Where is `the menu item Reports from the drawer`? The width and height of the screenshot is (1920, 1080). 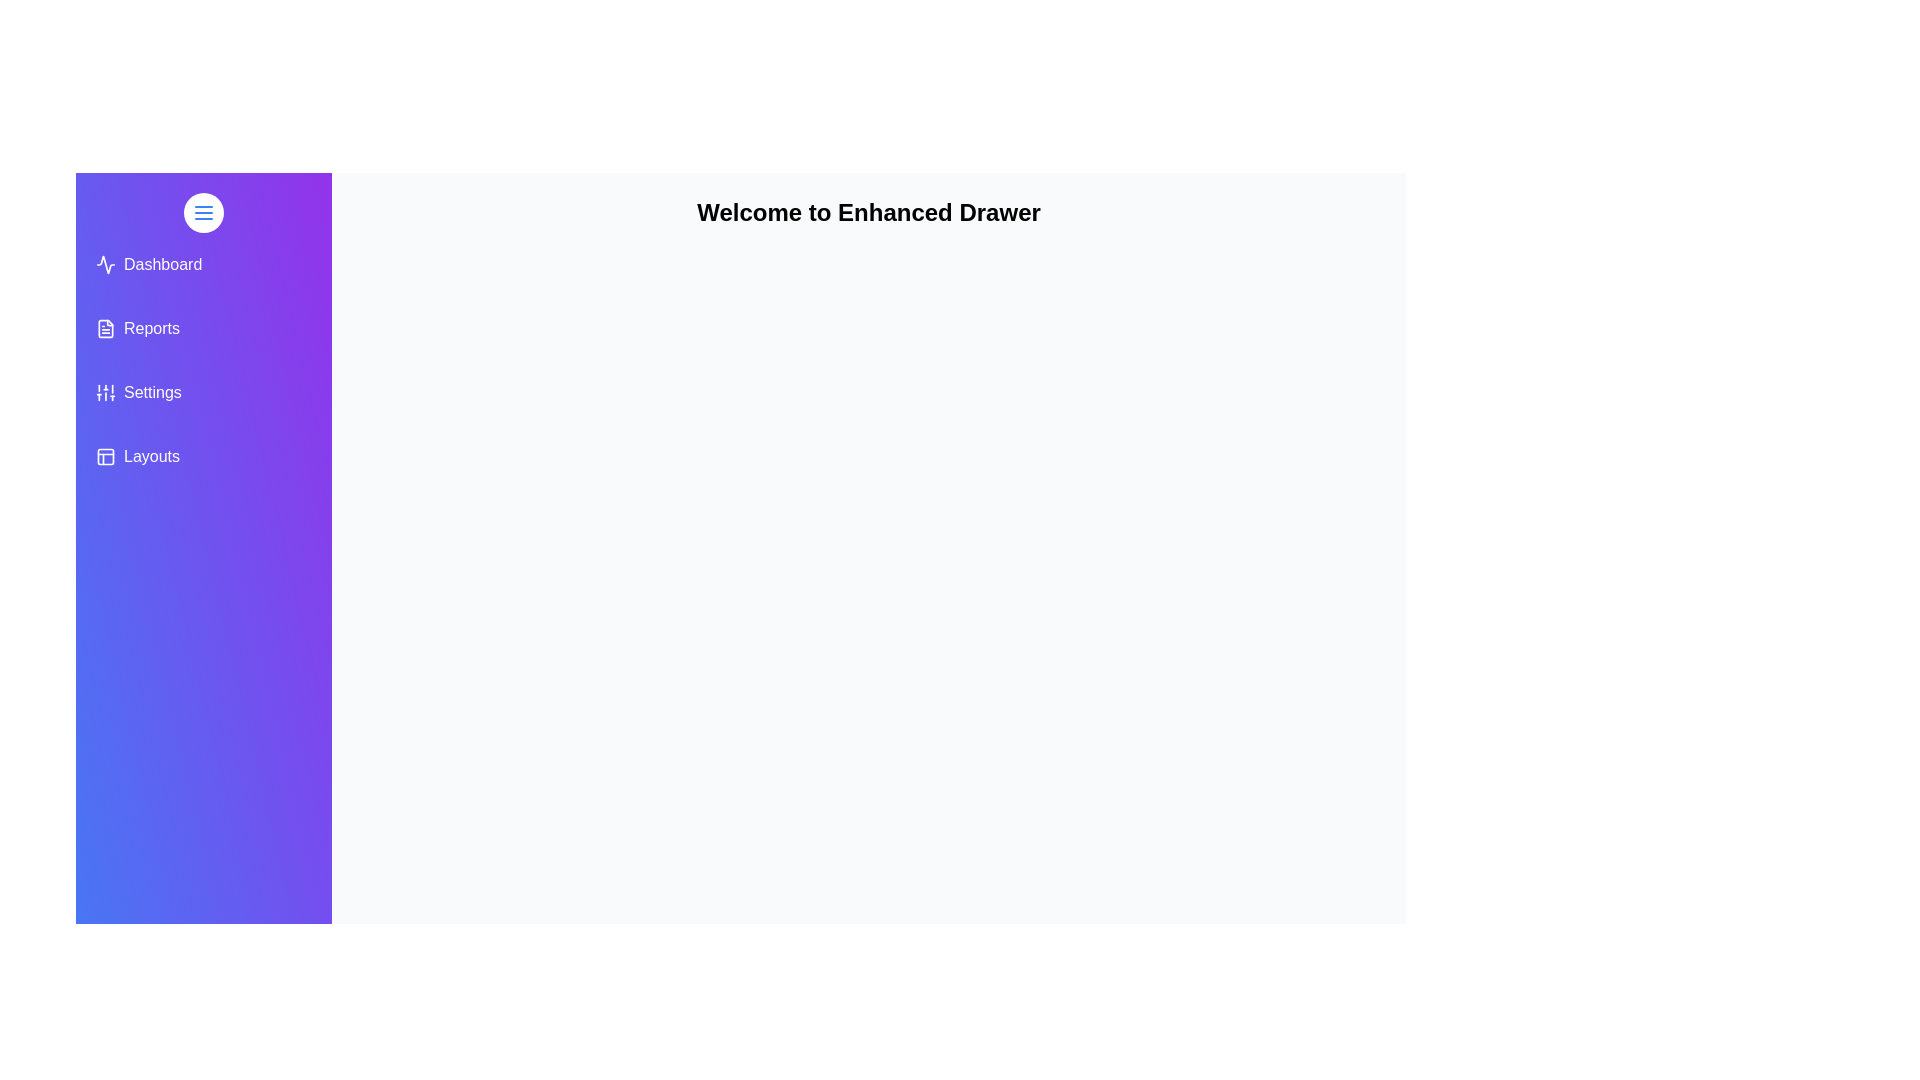
the menu item Reports from the drawer is located at coordinates (203, 327).